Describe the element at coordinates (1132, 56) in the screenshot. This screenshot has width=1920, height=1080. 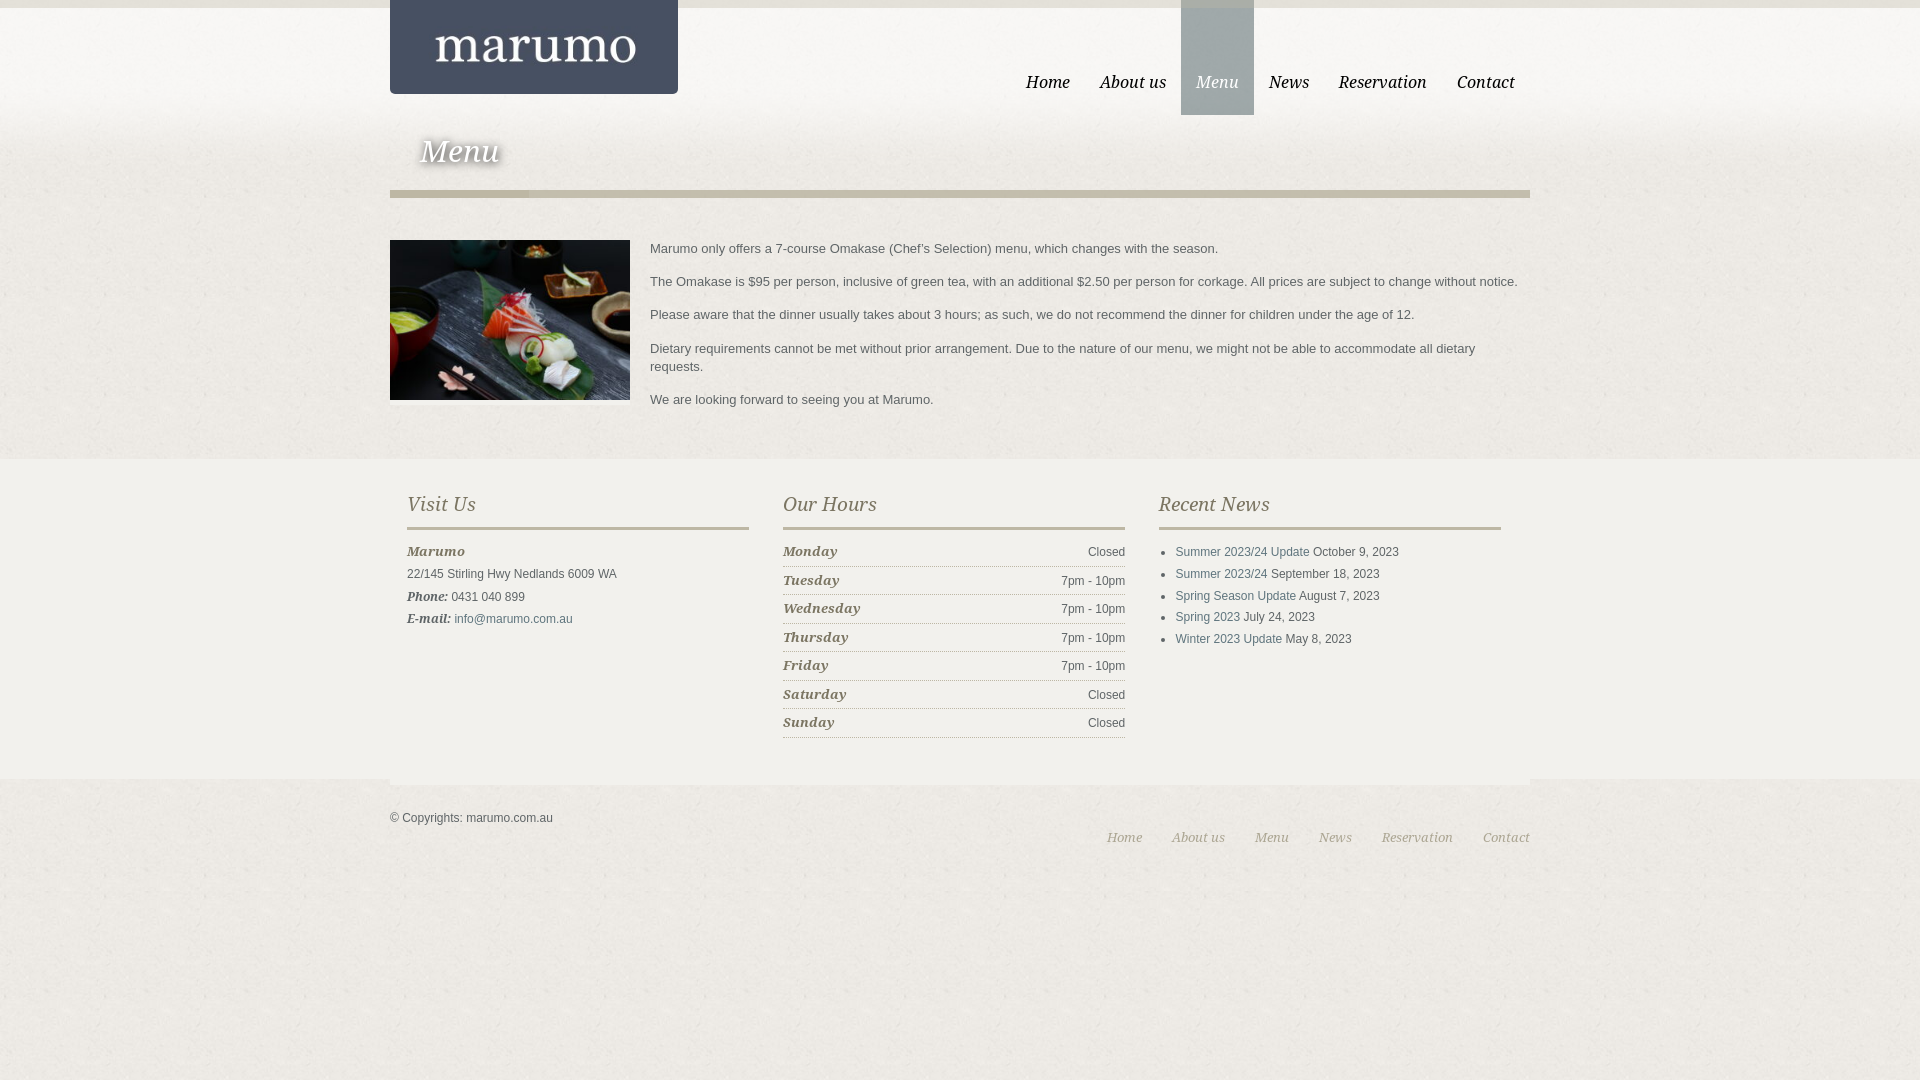
I see `'About us'` at that location.